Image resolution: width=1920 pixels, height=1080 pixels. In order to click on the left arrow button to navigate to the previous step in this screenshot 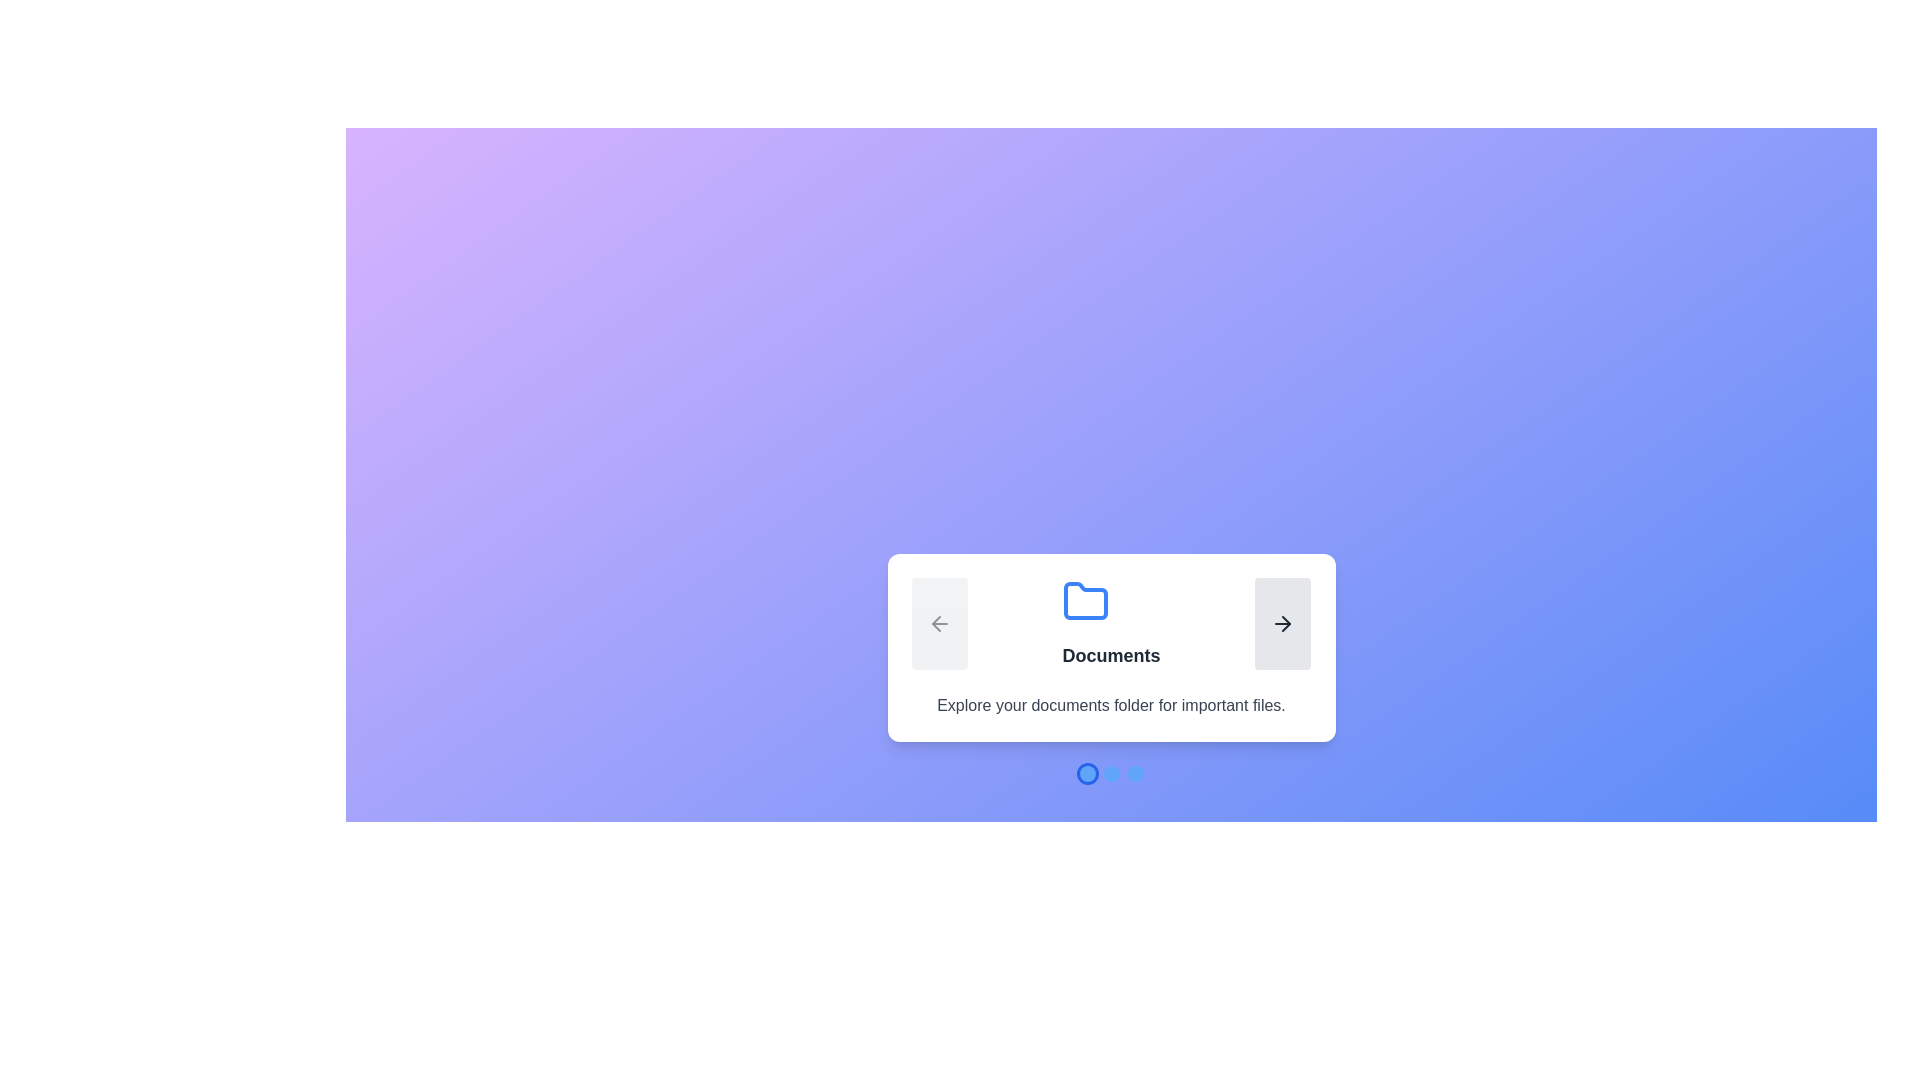, I will do `click(938, 623)`.